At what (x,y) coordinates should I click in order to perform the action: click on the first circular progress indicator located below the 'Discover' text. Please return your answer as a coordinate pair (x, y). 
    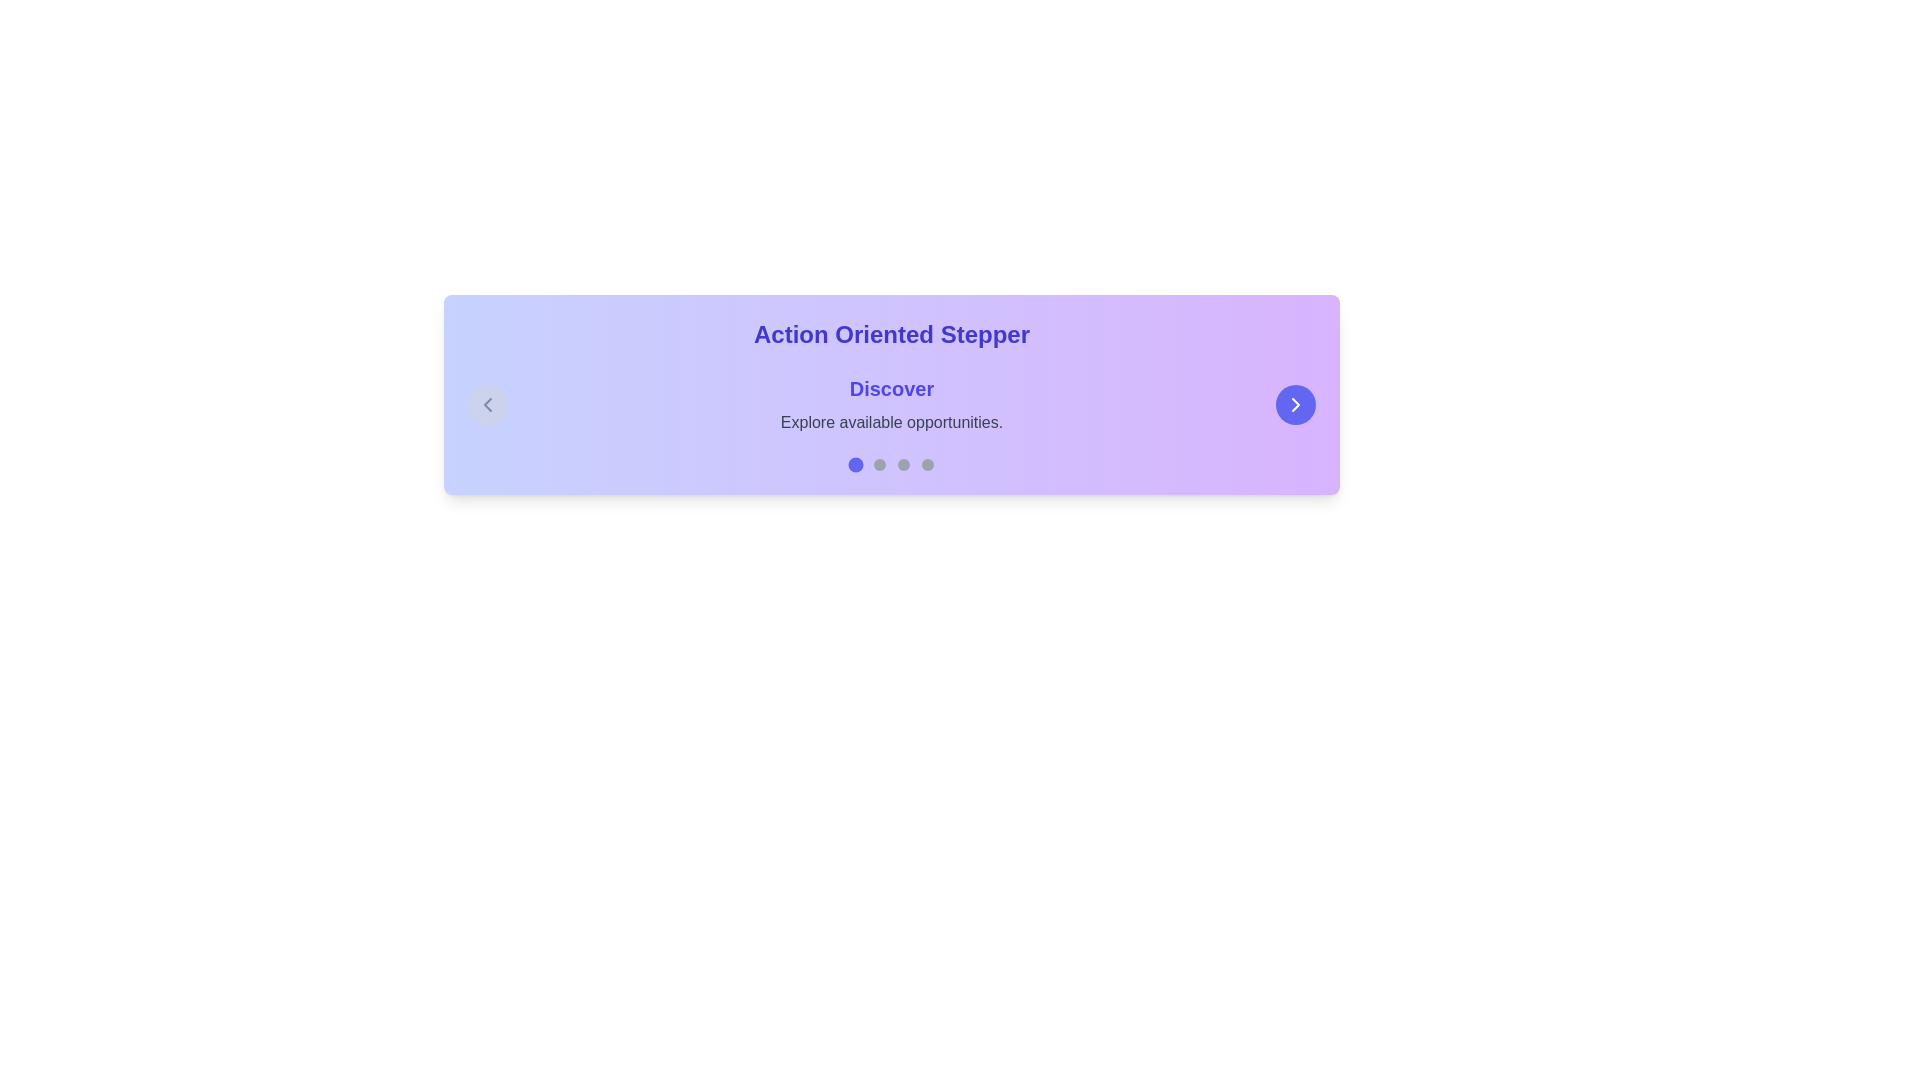
    Looking at the image, I should click on (855, 465).